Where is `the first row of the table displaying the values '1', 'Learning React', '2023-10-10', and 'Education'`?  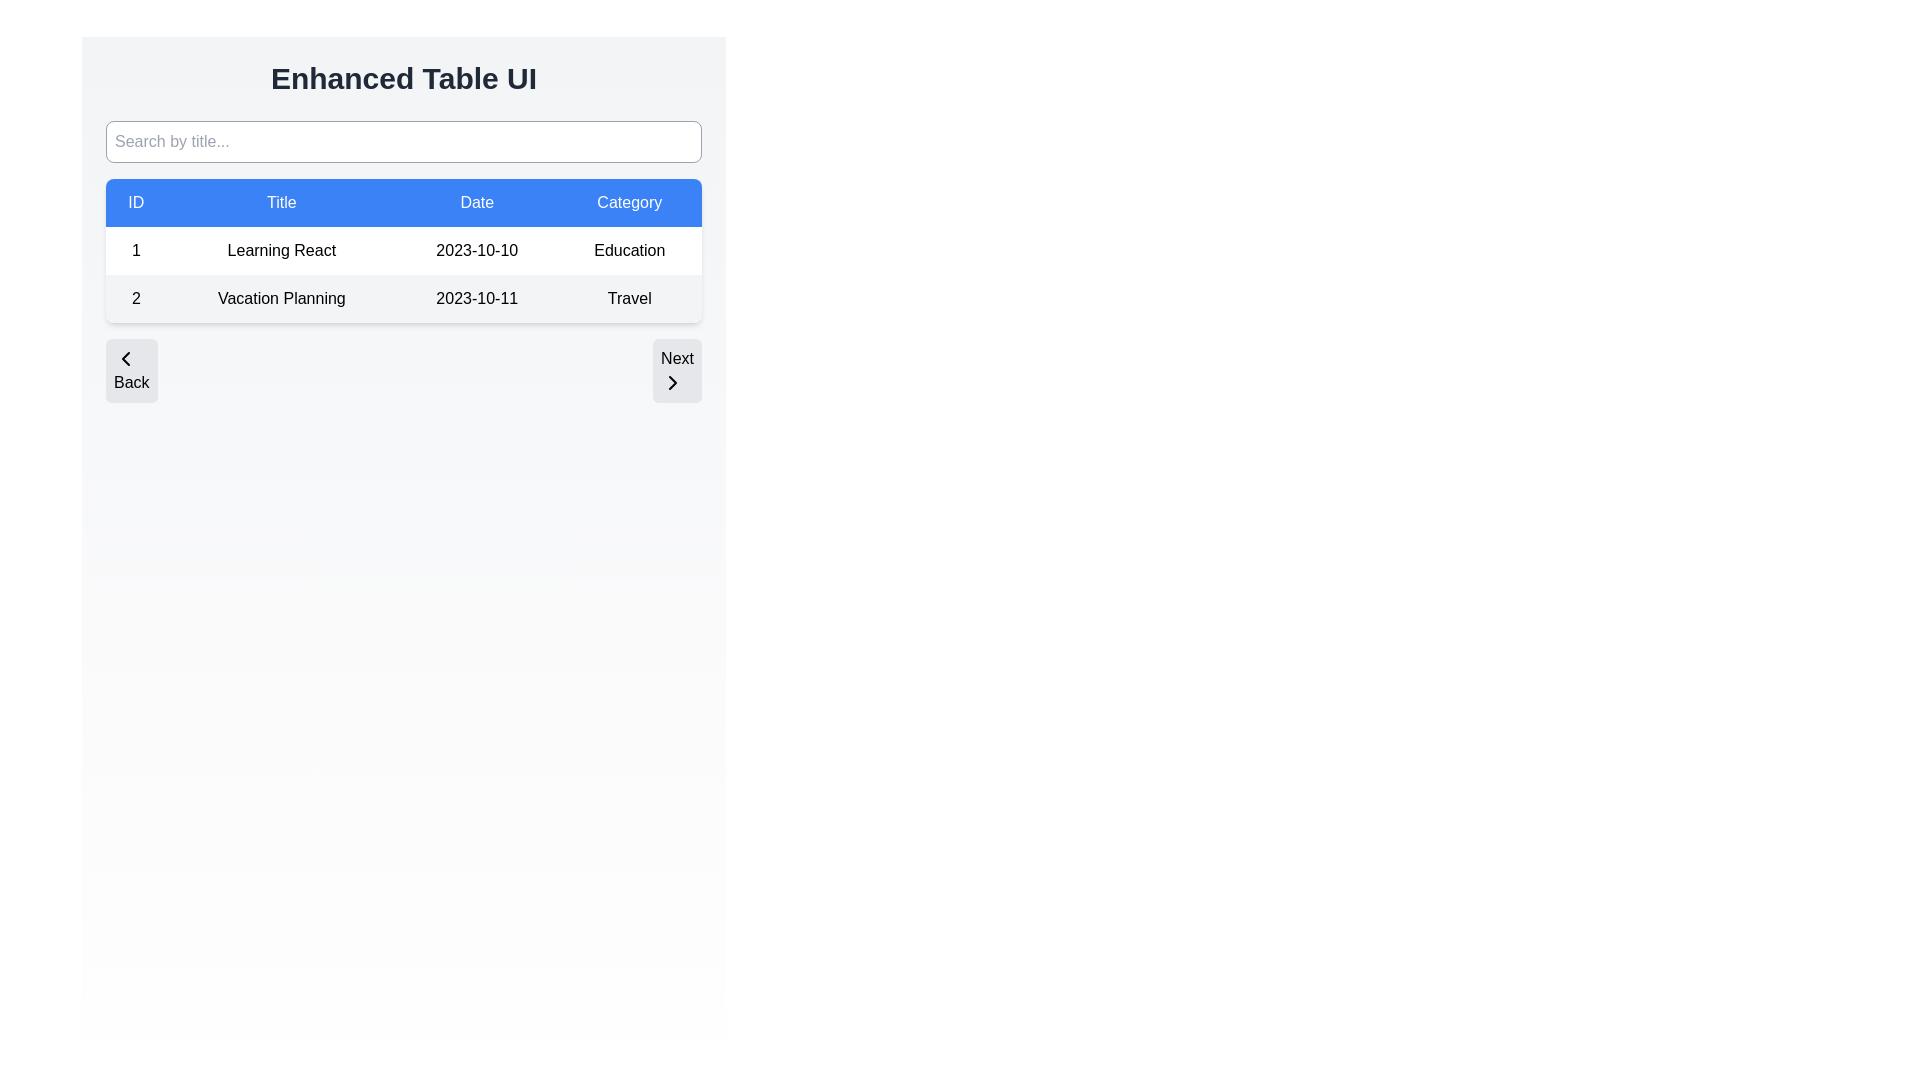
the first row of the table displaying the values '1', 'Learning React', '2023-10-10', and 'Education' is located at coordinates (402, 249).